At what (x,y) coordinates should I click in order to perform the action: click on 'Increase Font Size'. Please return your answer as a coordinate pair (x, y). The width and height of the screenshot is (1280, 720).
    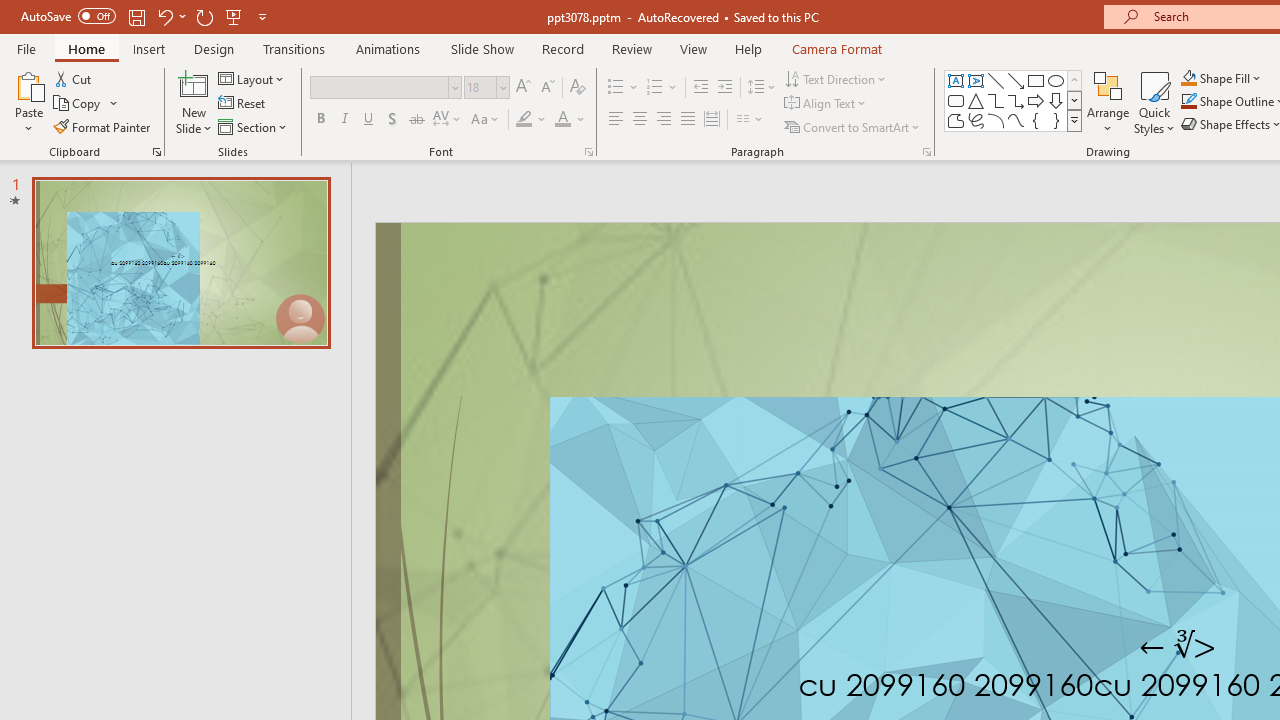
    Looking at the image, I should click on (522, 86).